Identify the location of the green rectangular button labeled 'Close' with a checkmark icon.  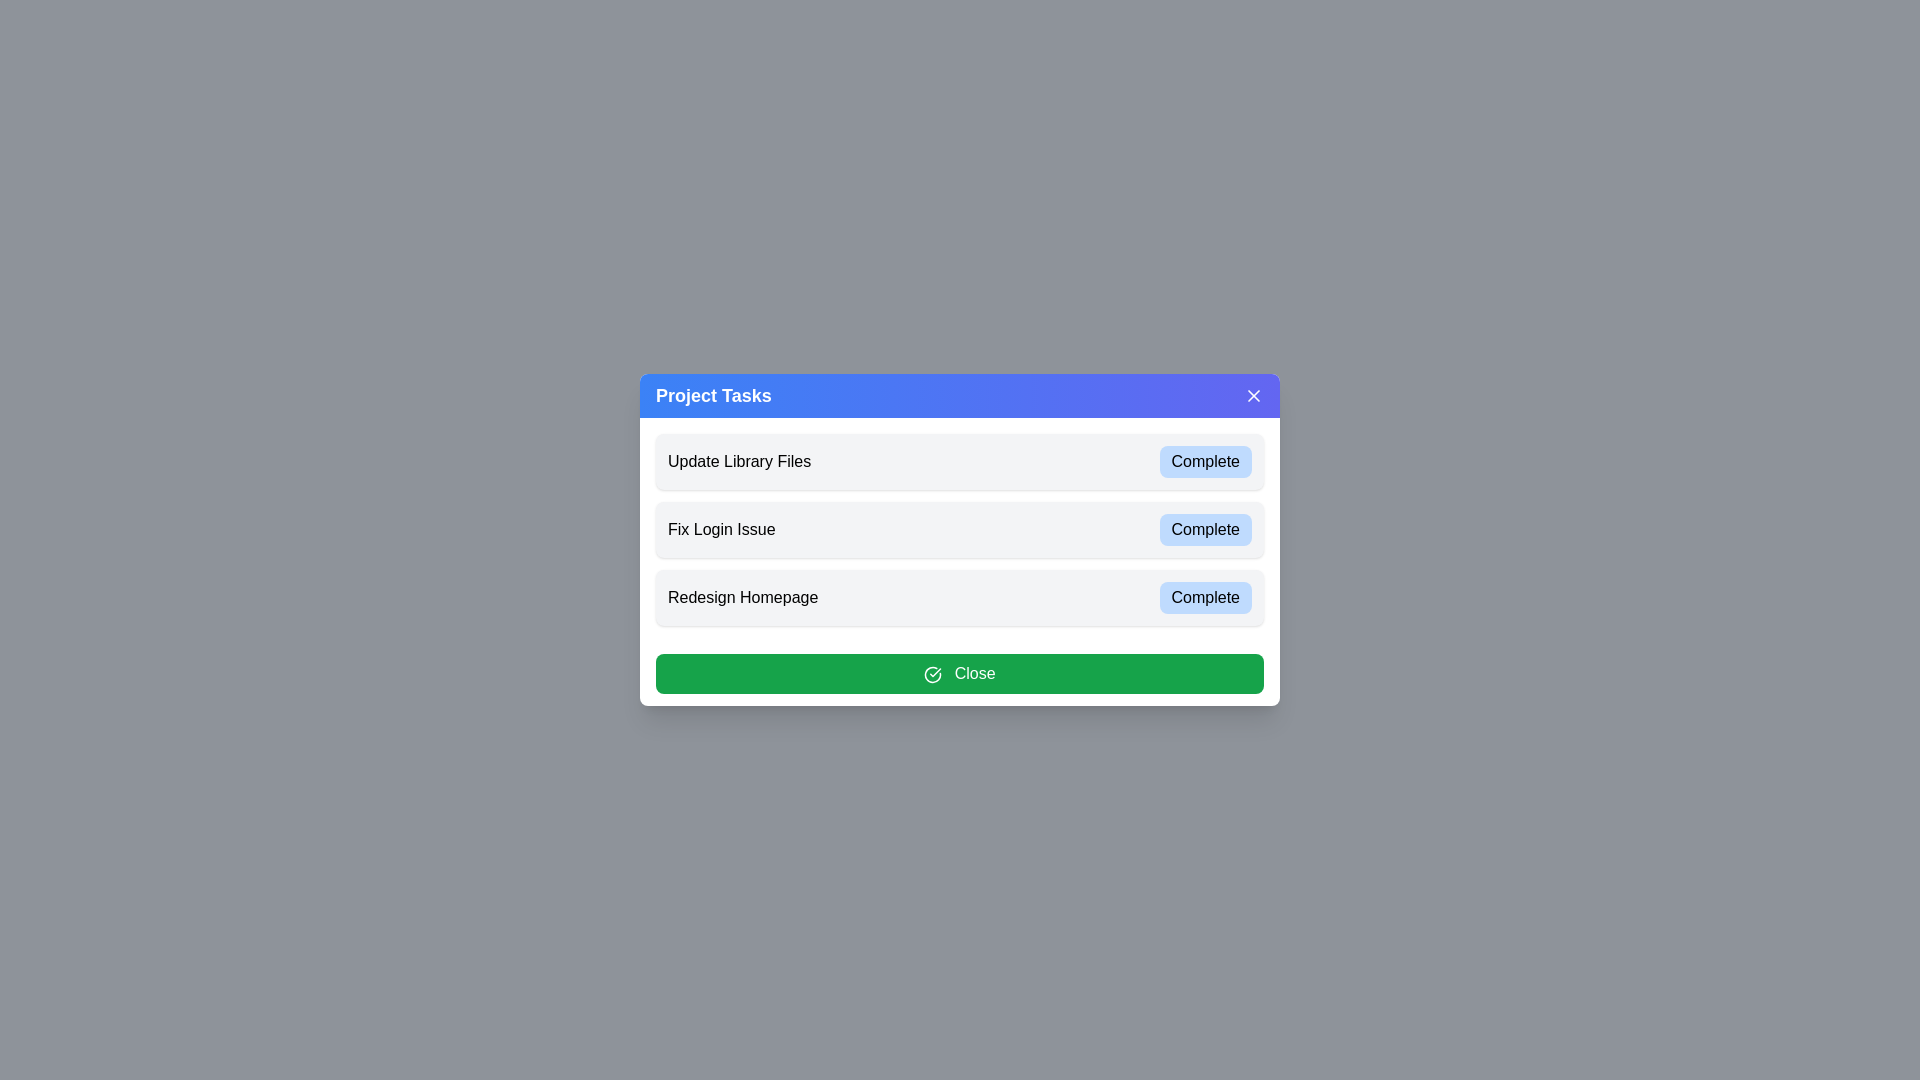
(960, 674).